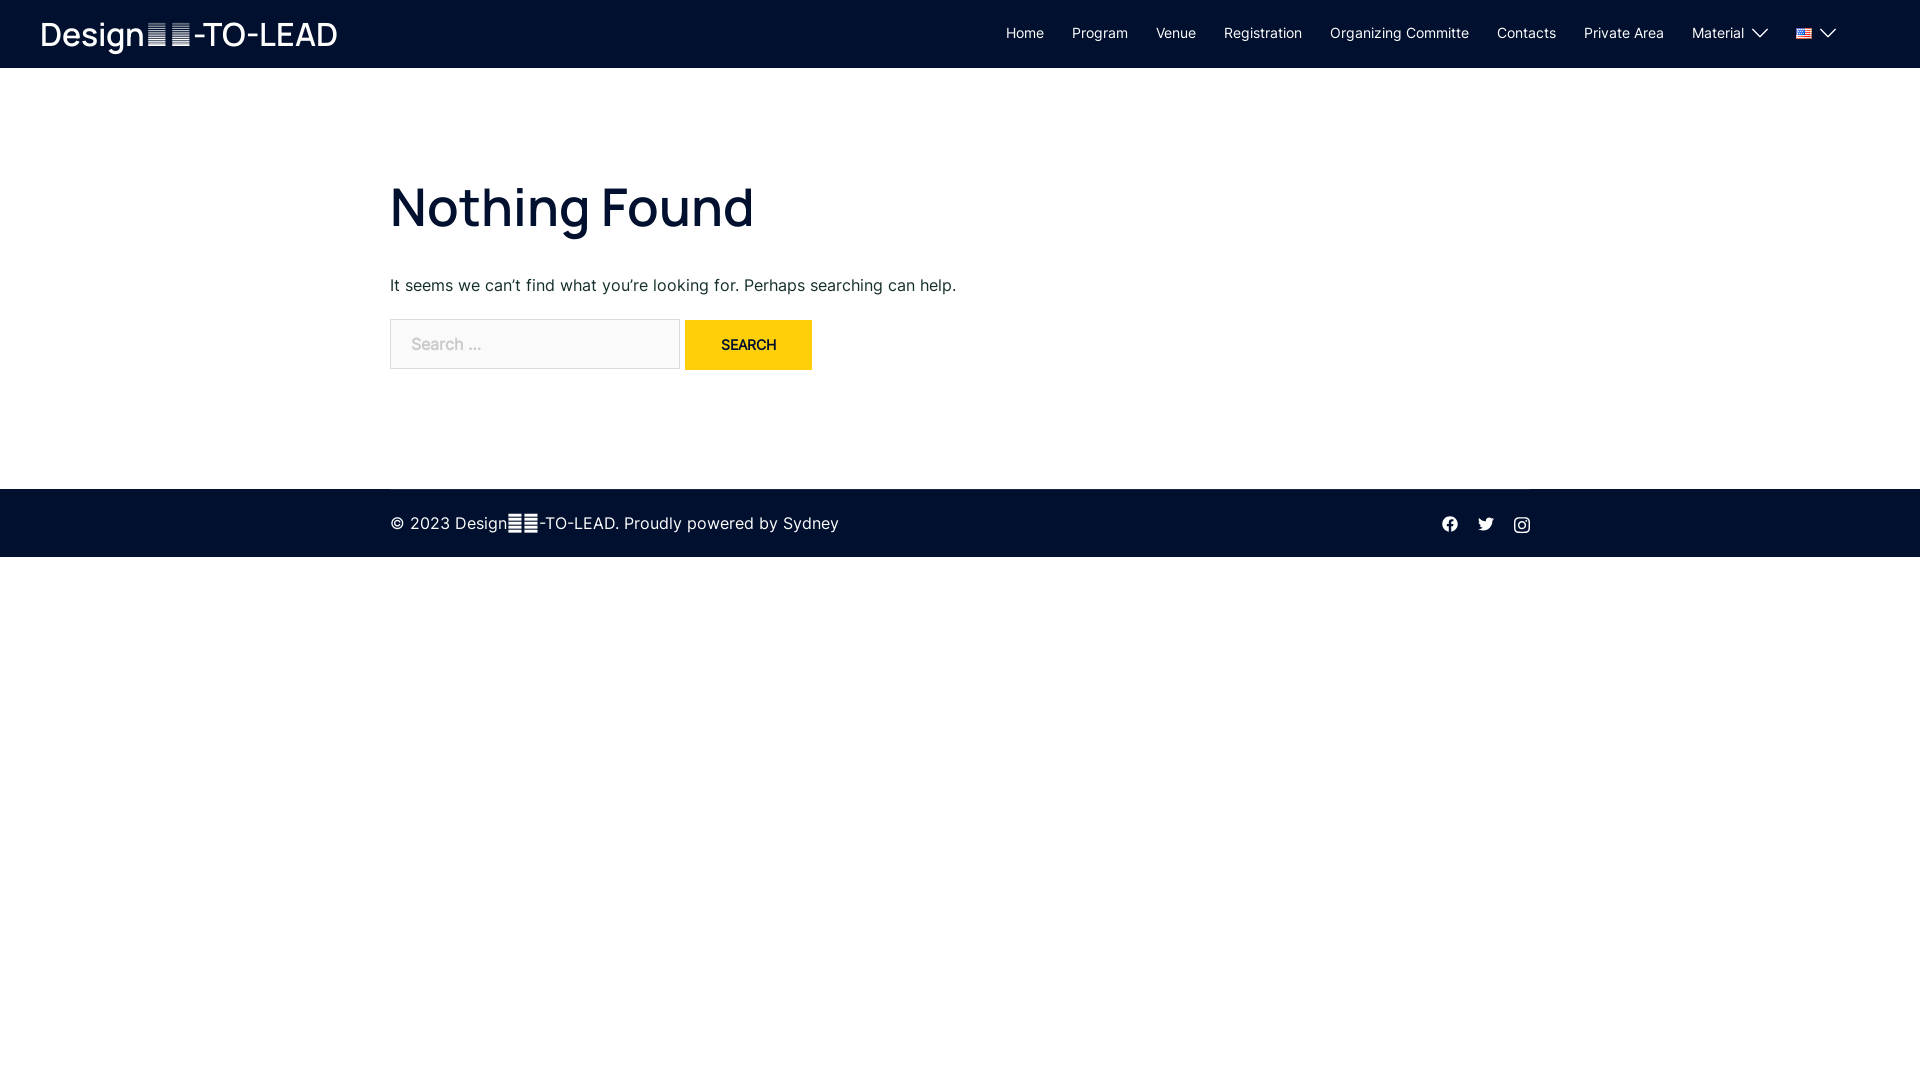  What do you see at coordinates (1398, 33) in the screenshot?
I see `'Organizing Committe'` at bounding box center [1398, 33].